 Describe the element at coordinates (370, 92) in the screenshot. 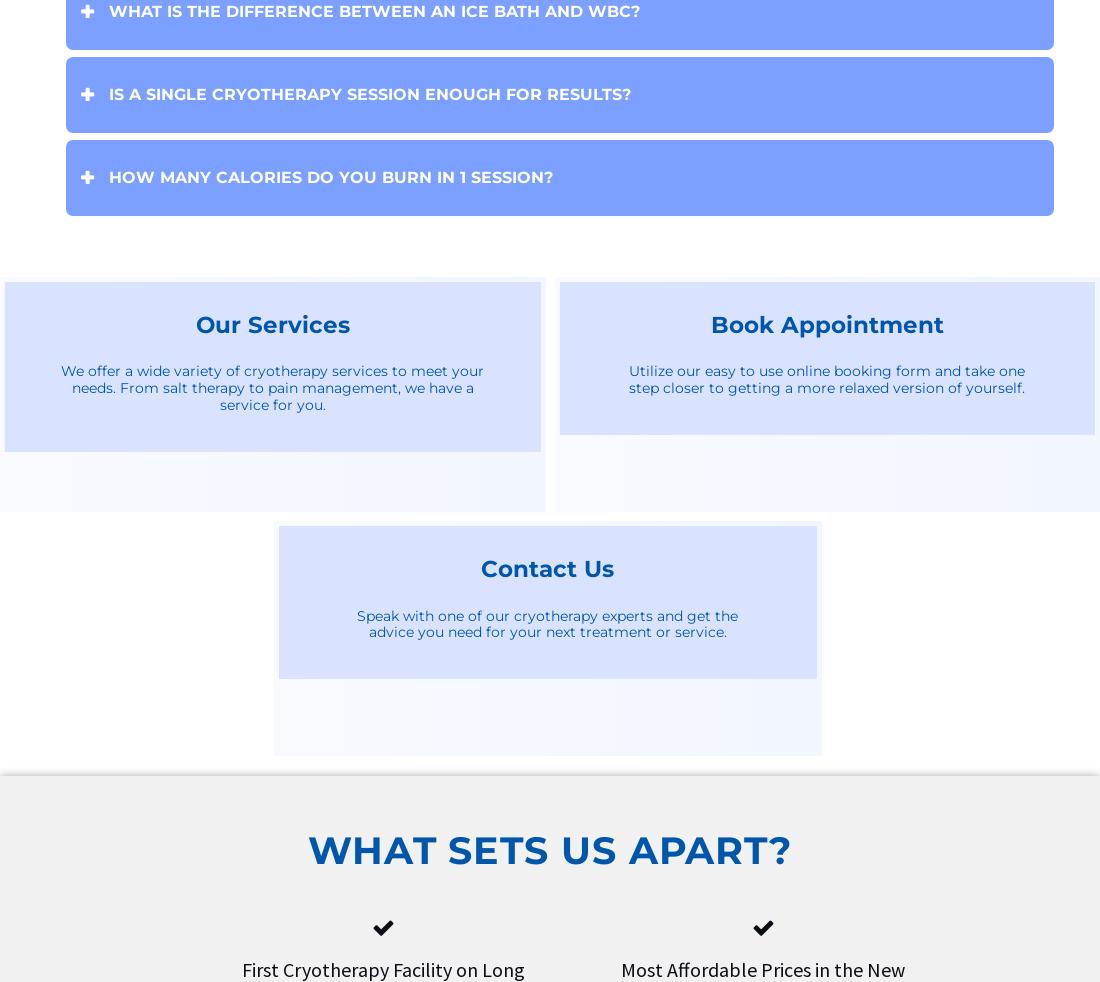

I see `'Is a single cryotherapy session enough for results?'` at that location.